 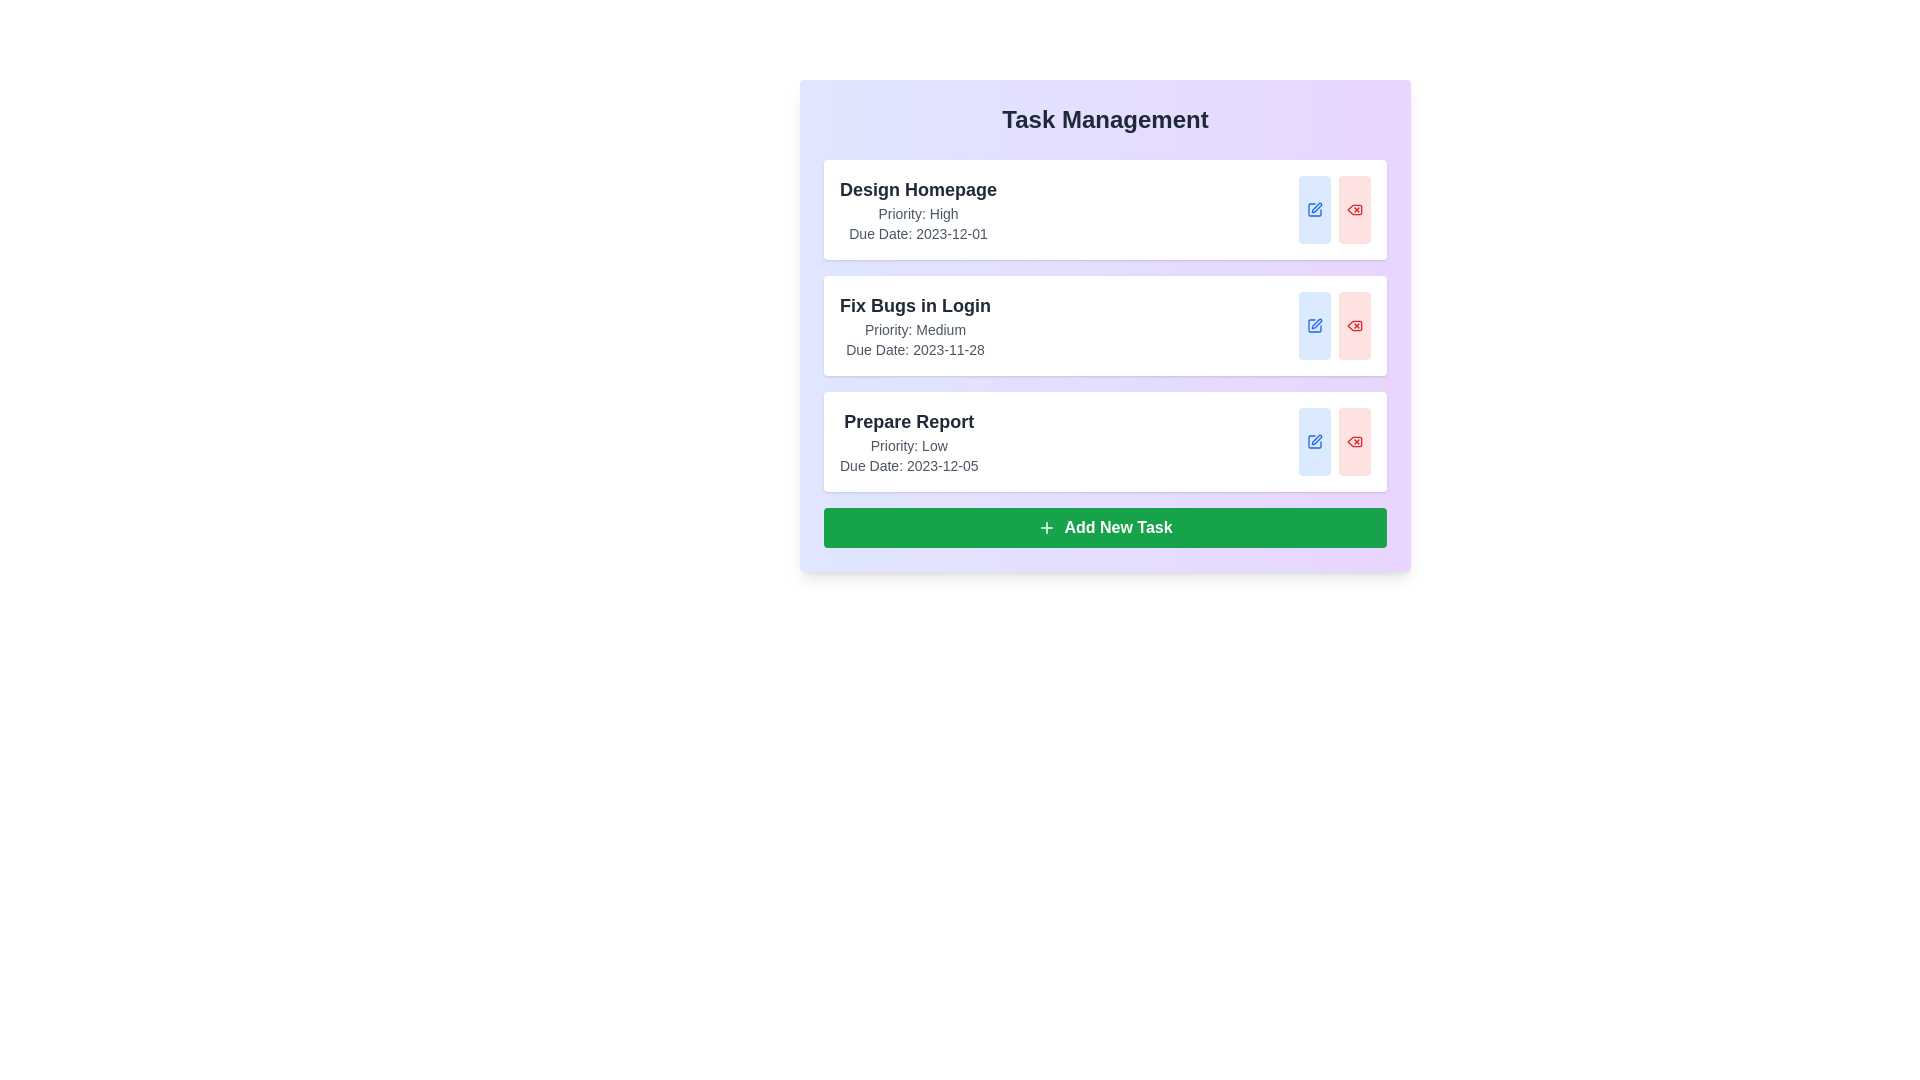 I want to click on edit button for the task titled 'Design Homepage', so click(x=1315, y=209).